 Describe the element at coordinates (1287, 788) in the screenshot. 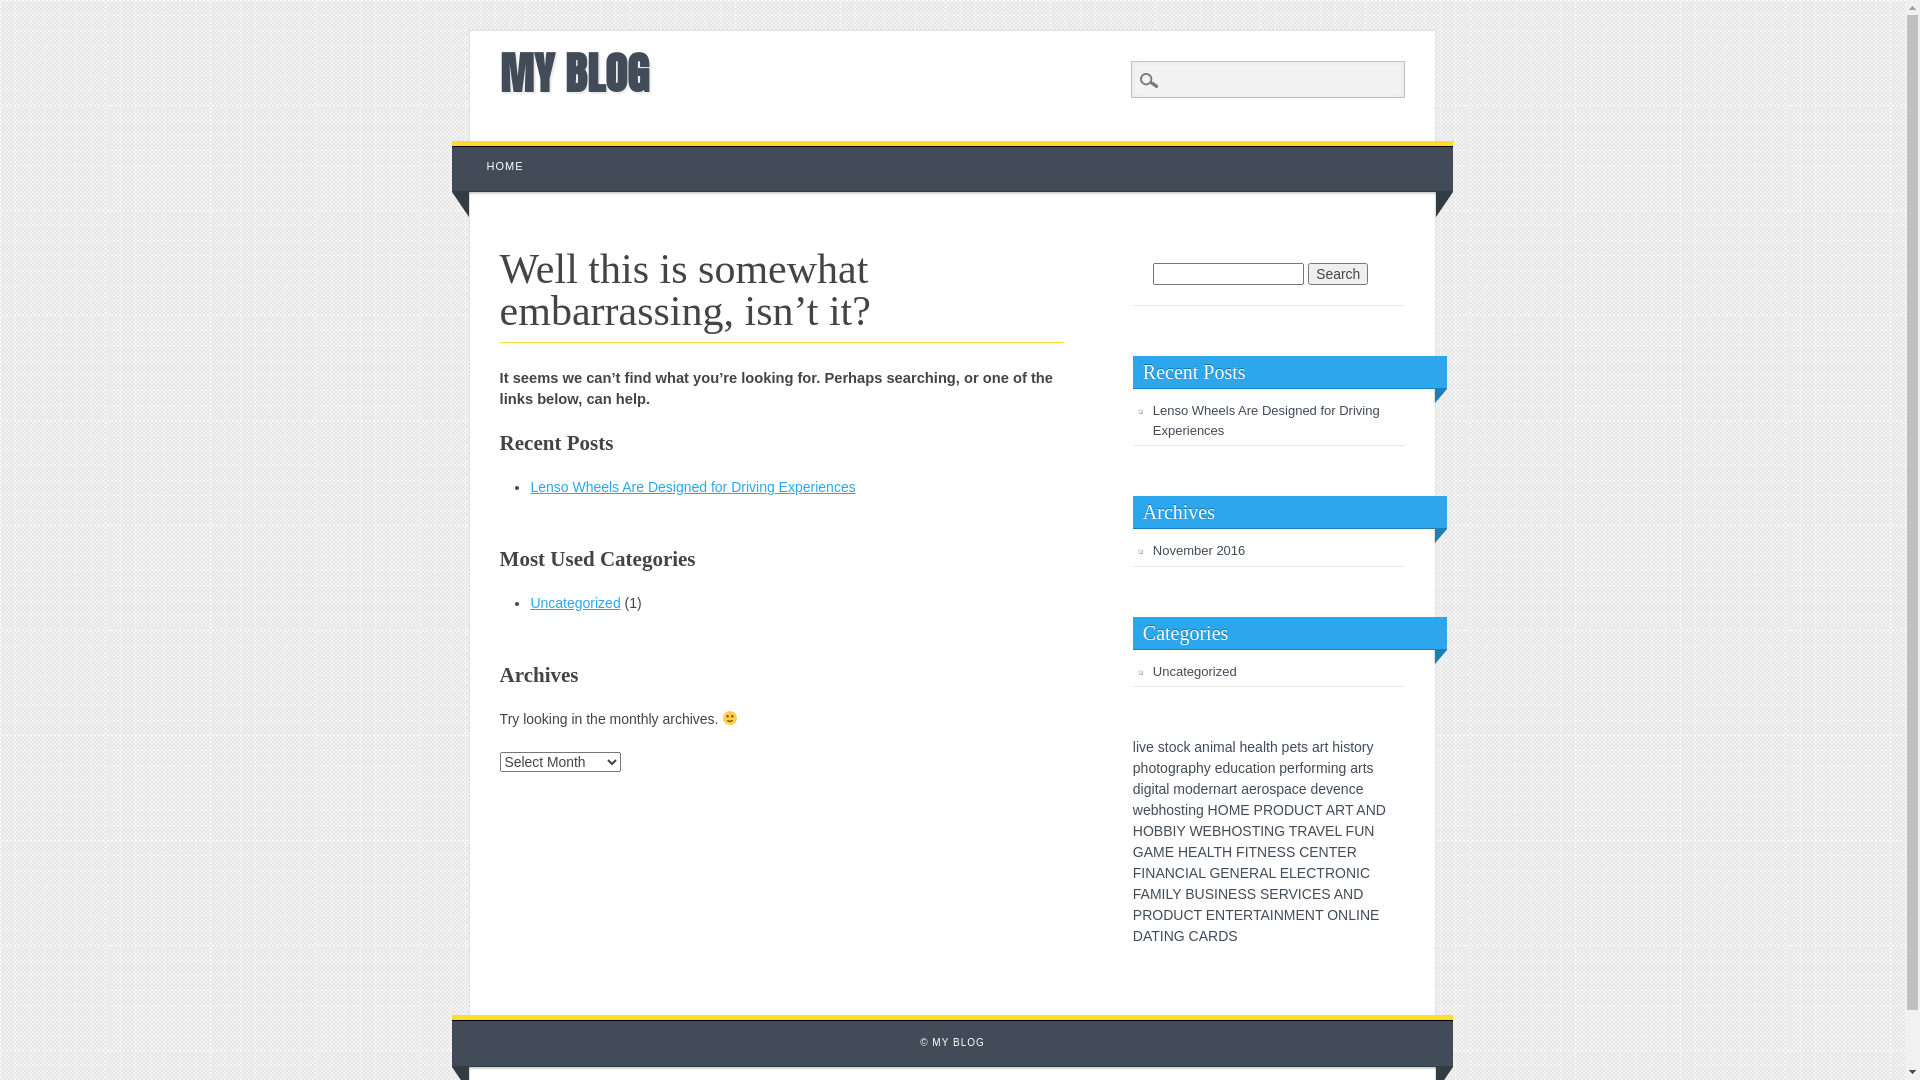

I see `'a'` at that location.